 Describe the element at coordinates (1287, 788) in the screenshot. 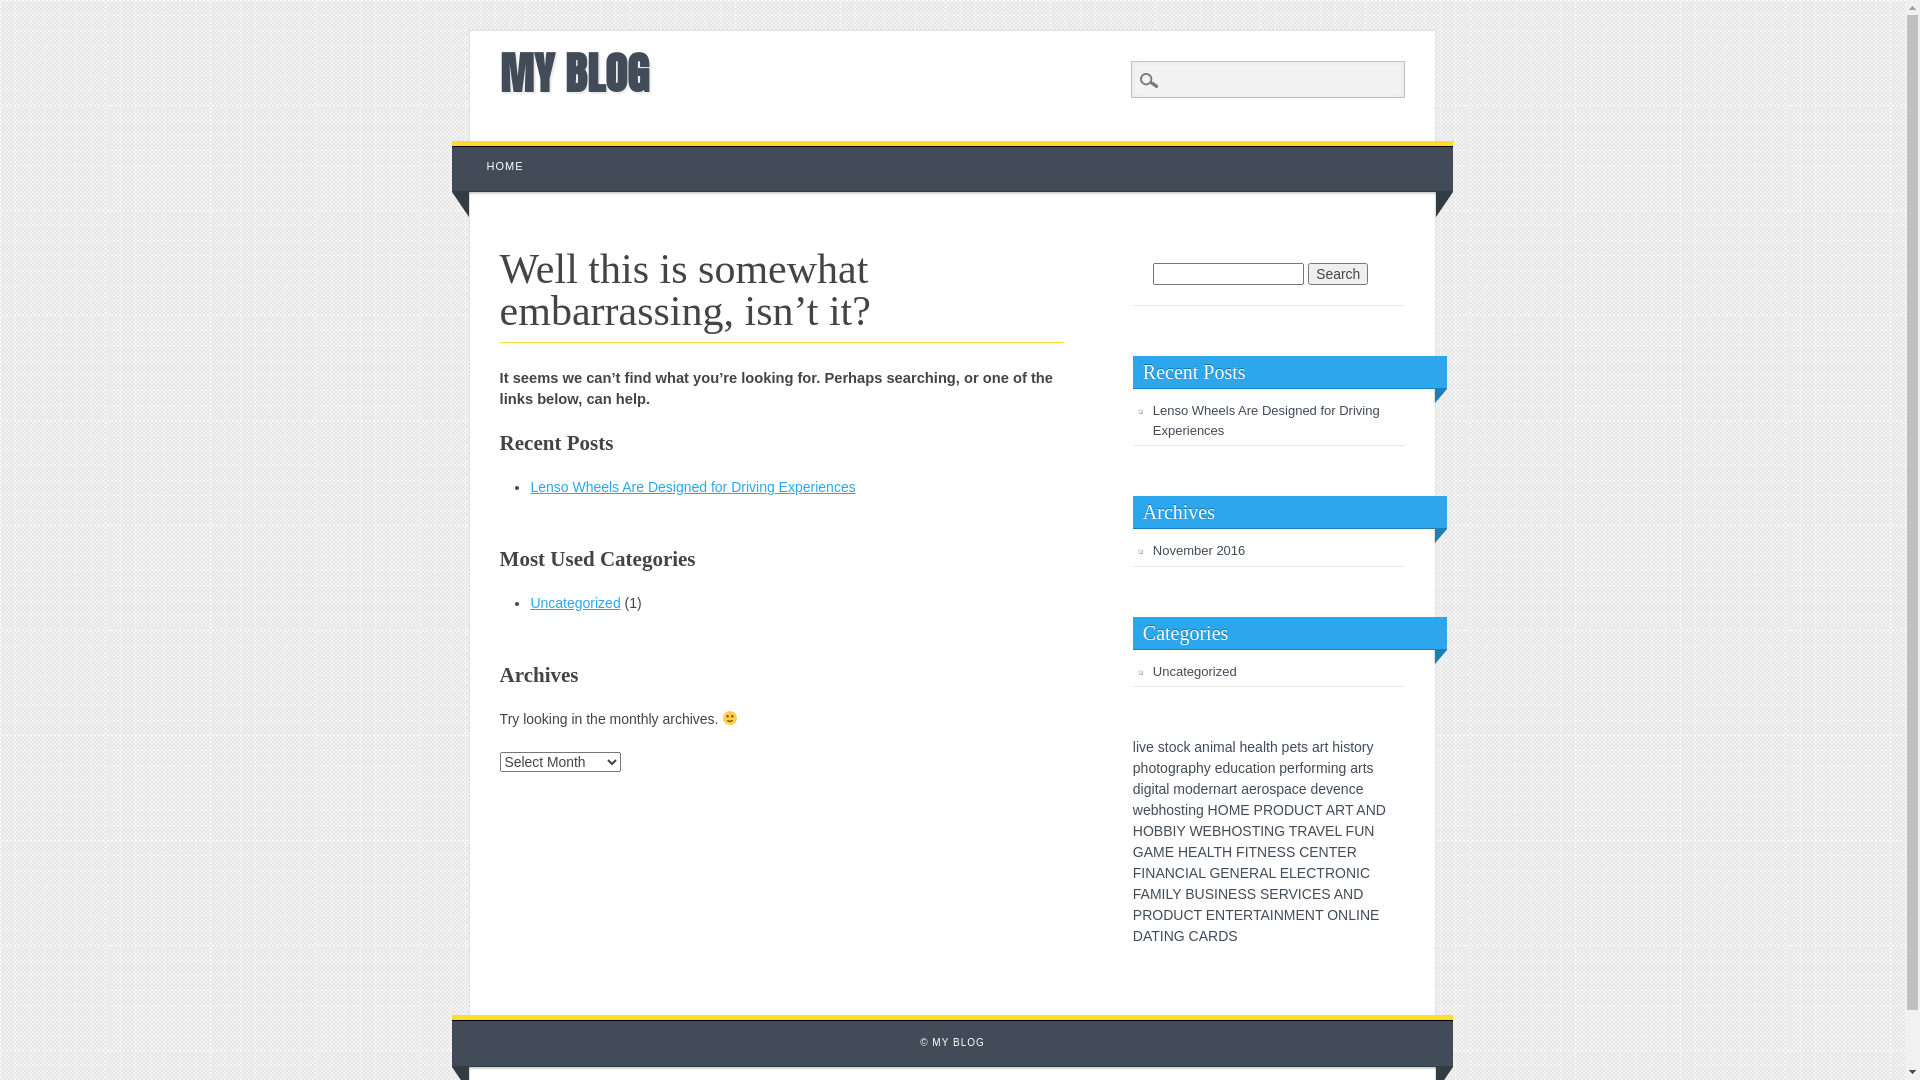

I see `'a'` at that location.